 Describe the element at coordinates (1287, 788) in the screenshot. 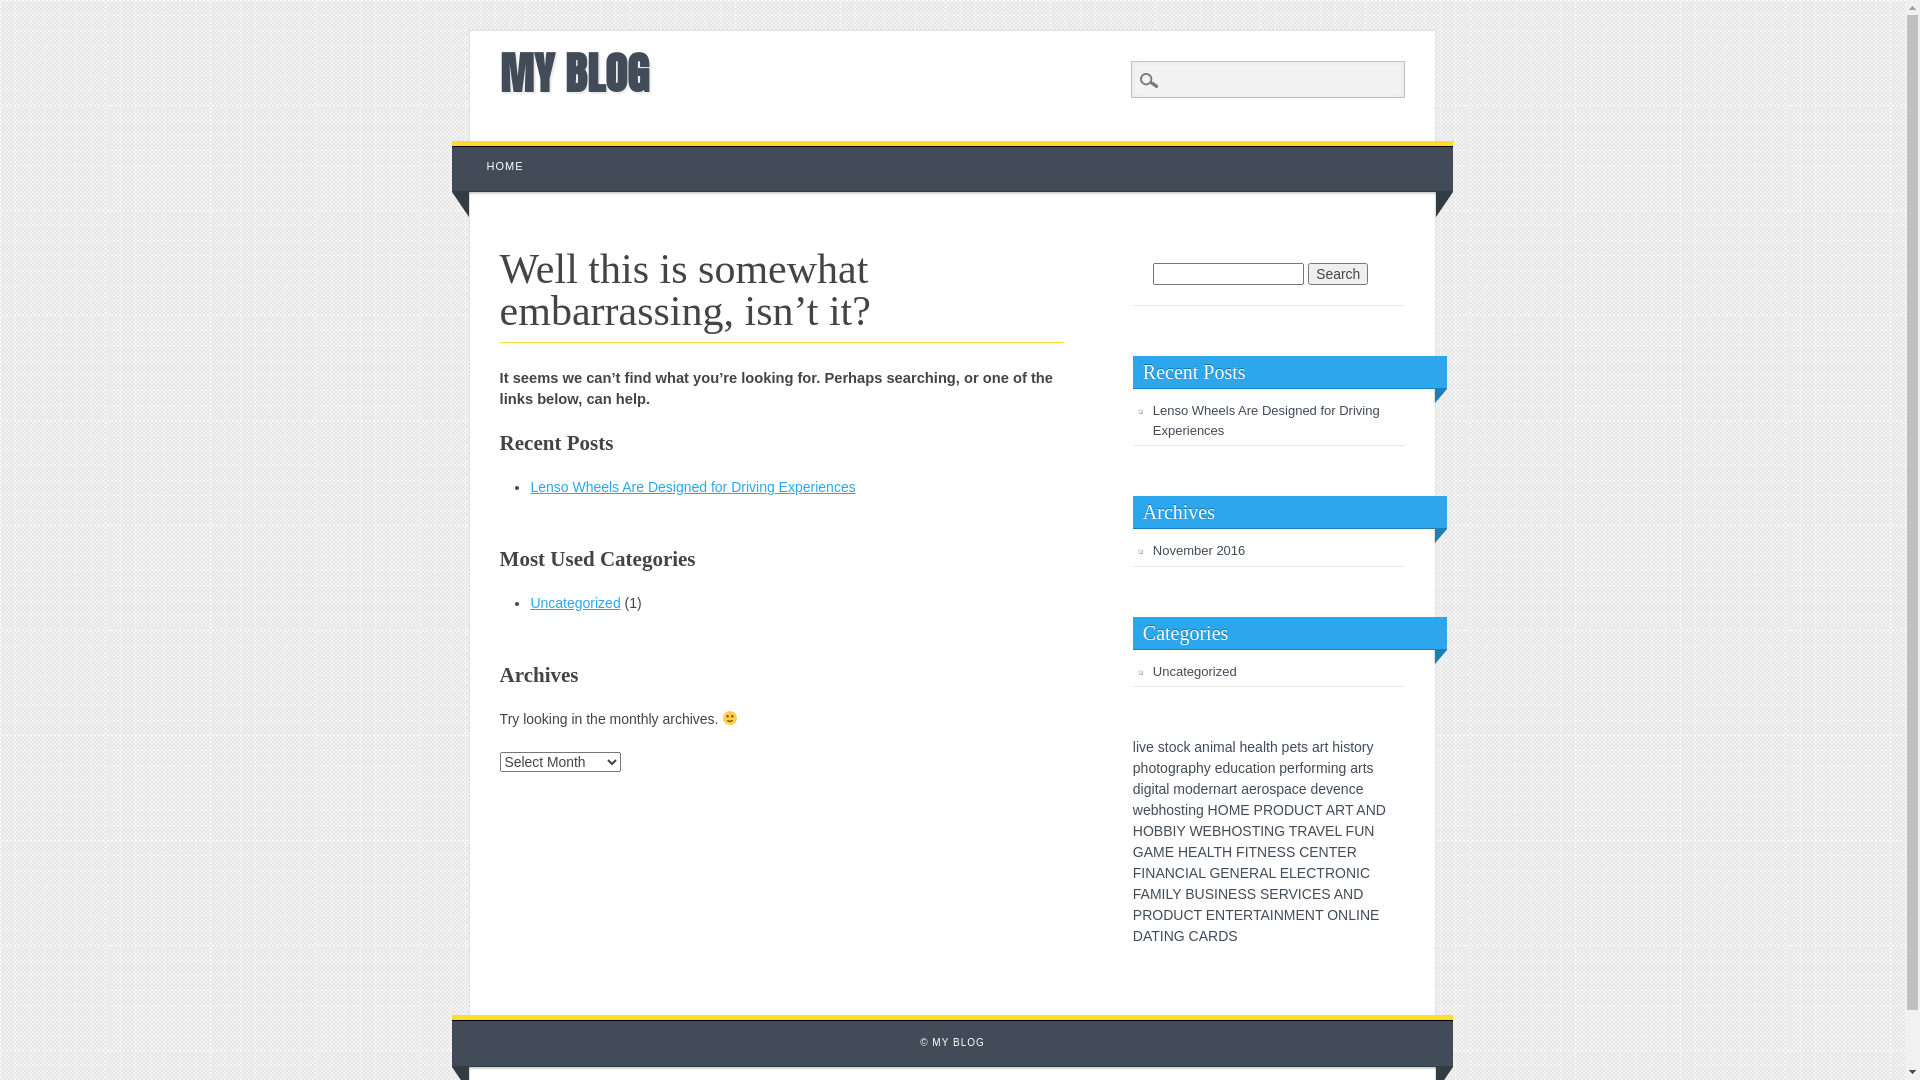

I see `'a'` at that location.